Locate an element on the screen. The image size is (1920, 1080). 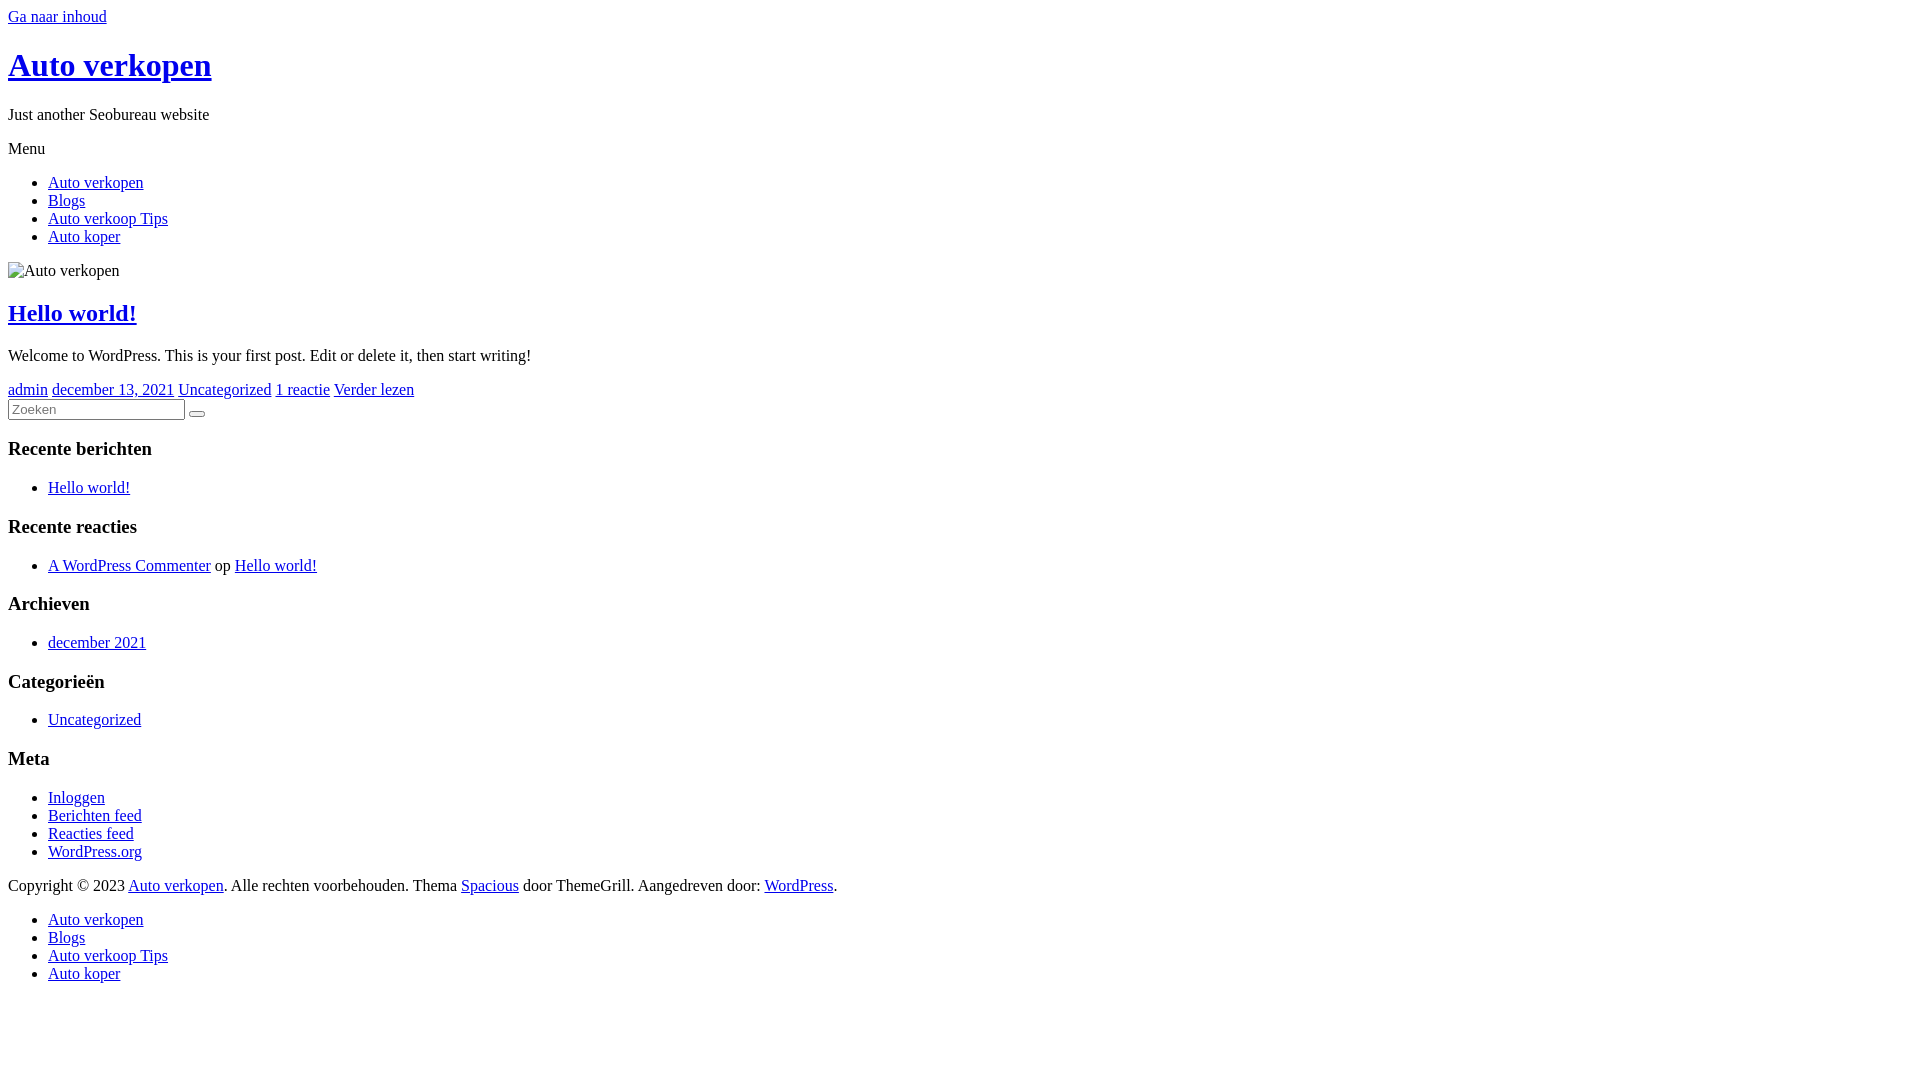
'Auto koper' is located at coordinates (82, 972).